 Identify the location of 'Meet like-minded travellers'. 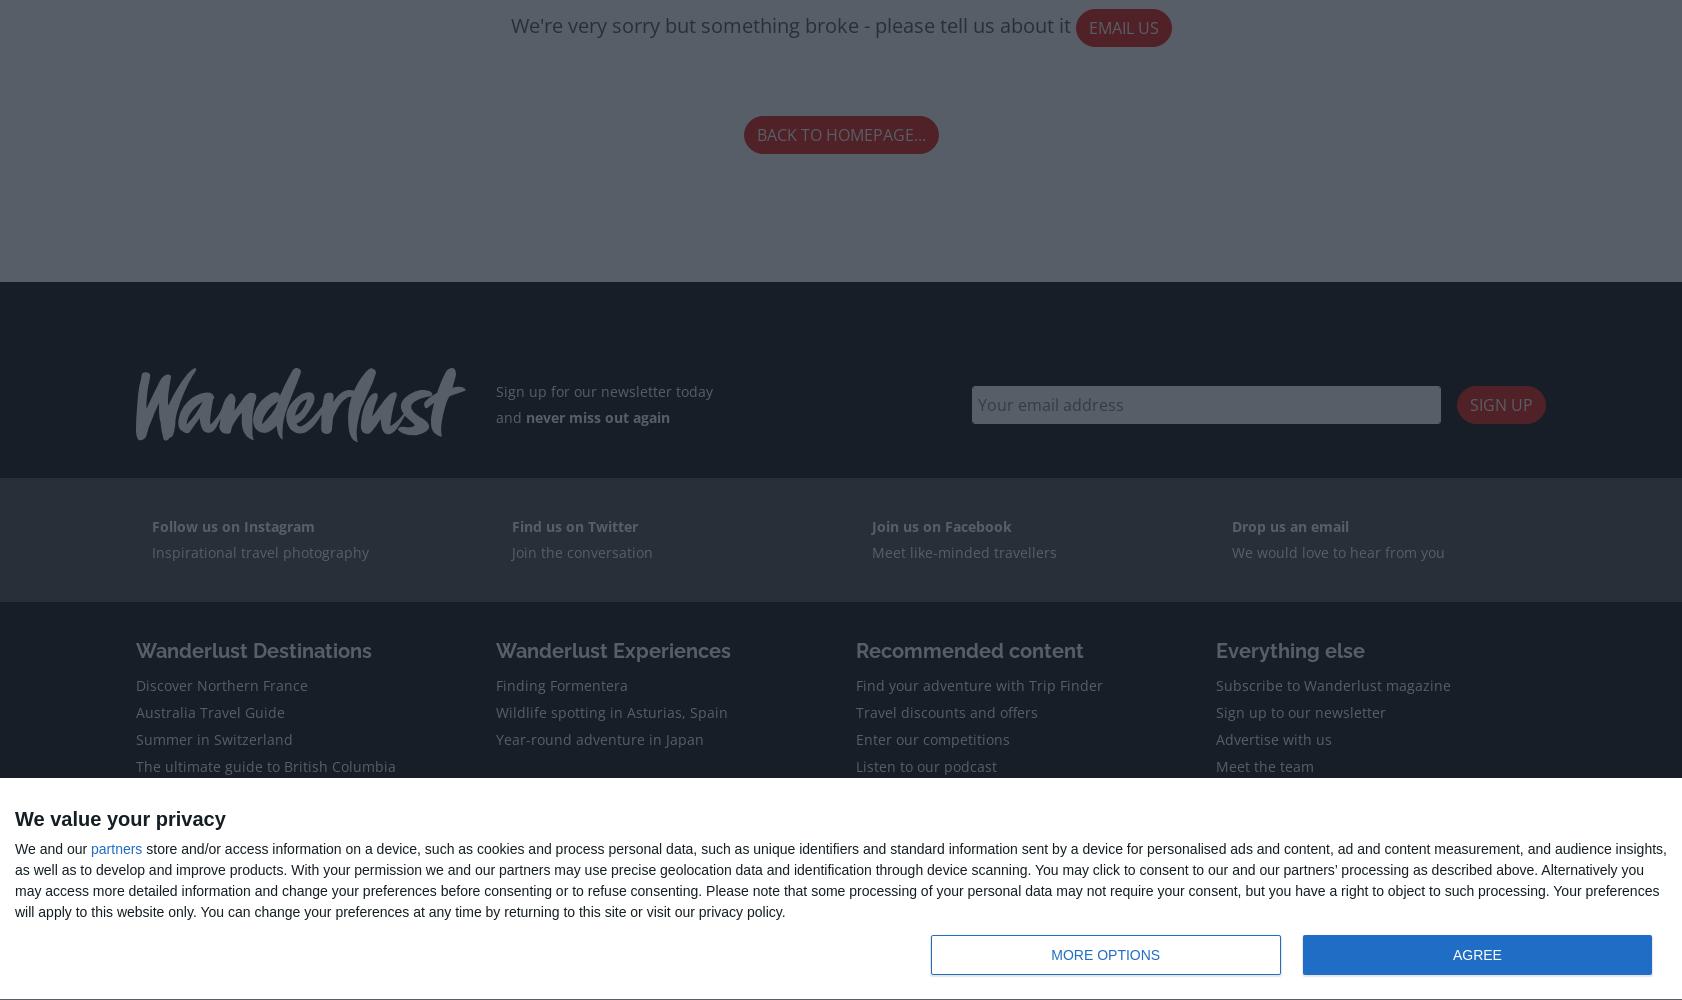
(963, 551).